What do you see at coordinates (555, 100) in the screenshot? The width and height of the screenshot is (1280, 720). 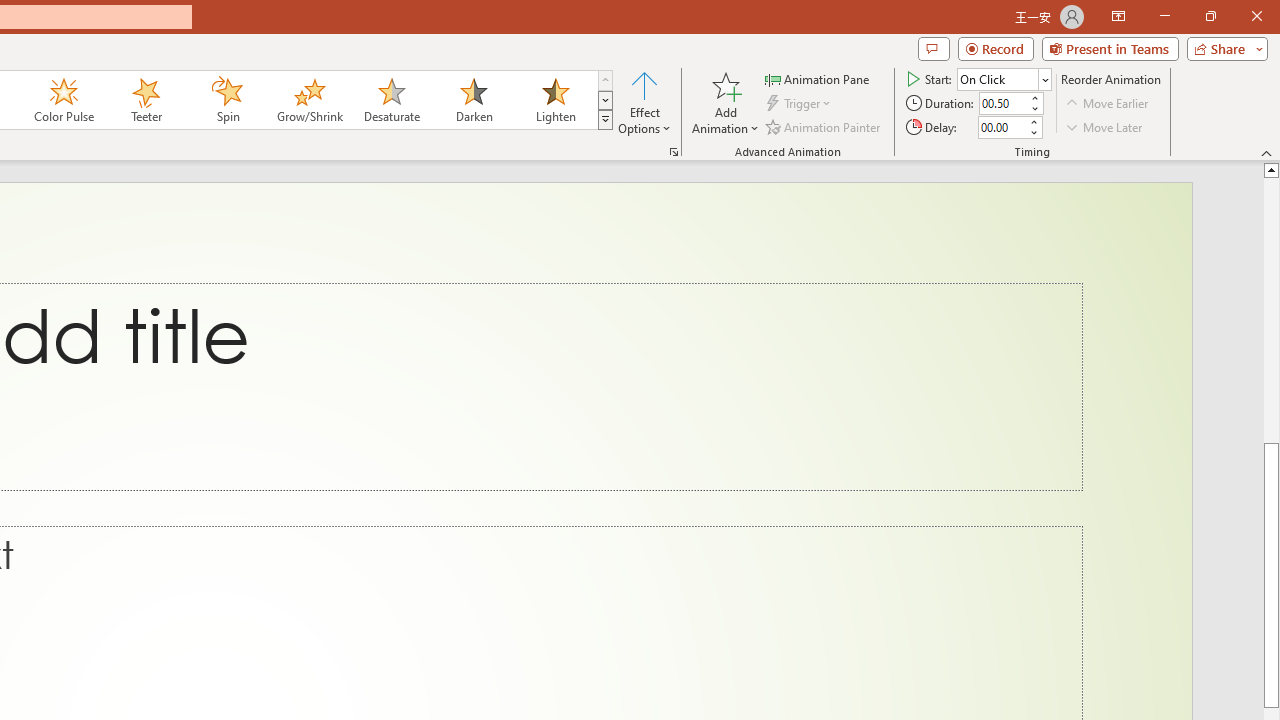 I see `'Lighten'` at bounding box center [555, 100].